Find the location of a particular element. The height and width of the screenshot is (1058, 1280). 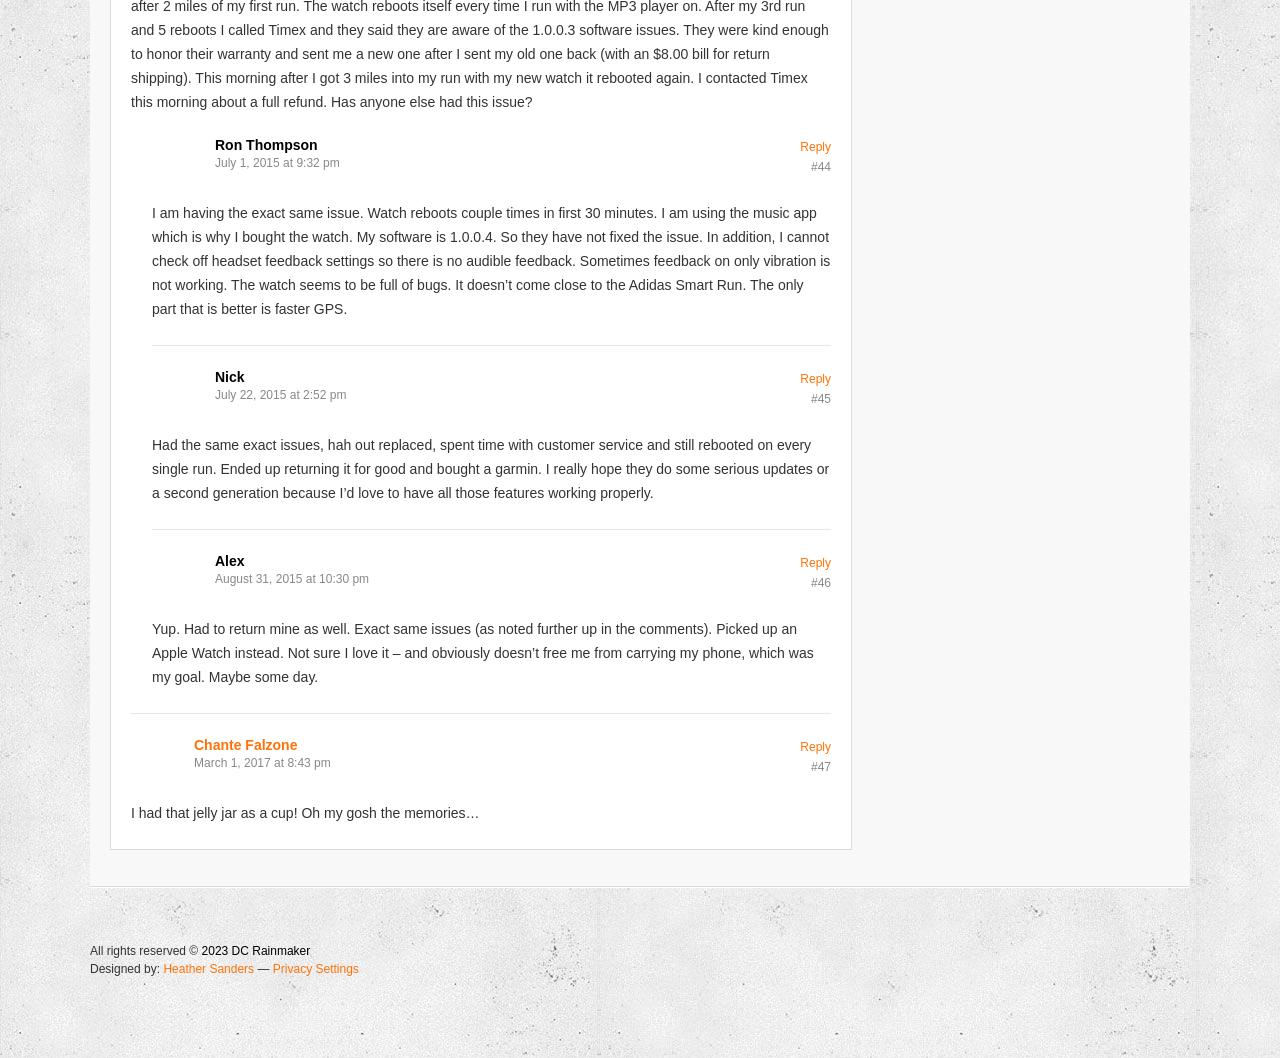

'July 22, 2015 at 2:52 pm' is located at coordinates (279, 393).